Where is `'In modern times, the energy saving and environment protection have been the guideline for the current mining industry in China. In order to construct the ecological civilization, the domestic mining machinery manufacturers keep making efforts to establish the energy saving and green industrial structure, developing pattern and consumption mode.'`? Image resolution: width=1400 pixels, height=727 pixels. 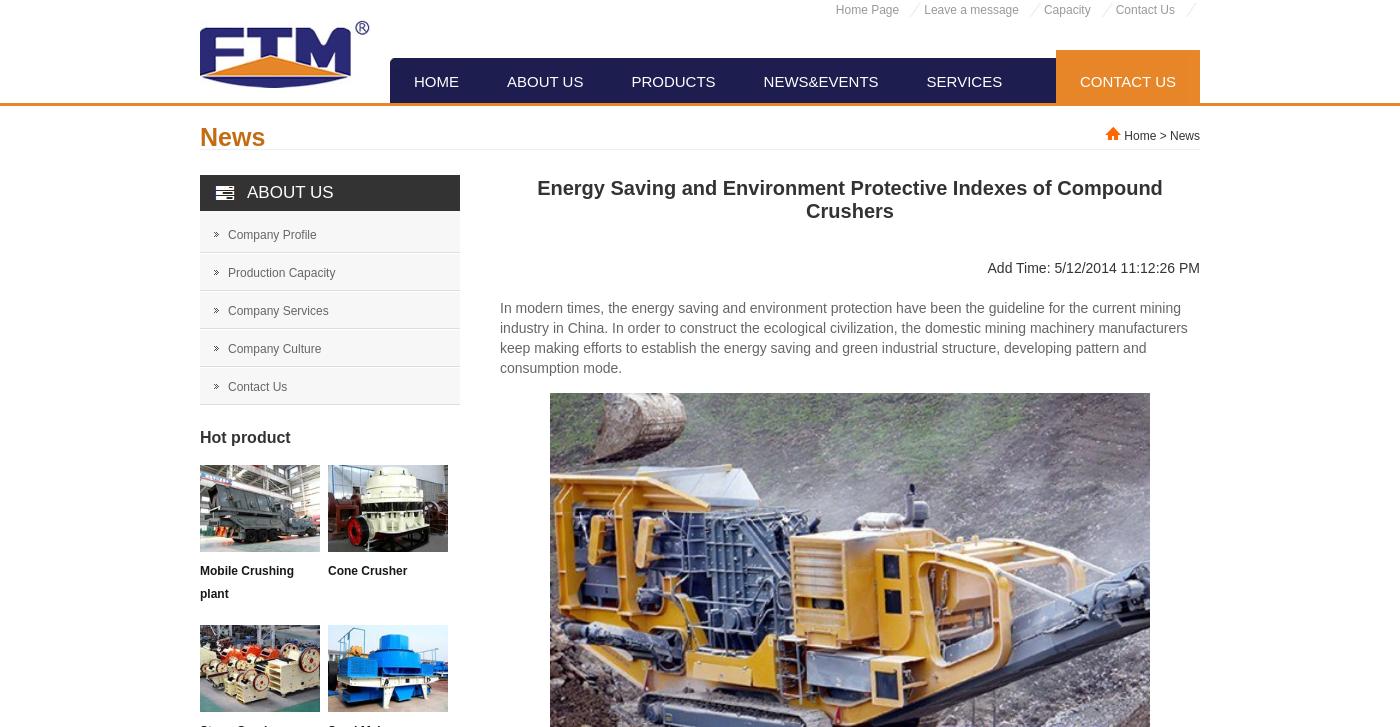 'In modern times, the energy saving and environment protection have been the guideline for the current mining industry in China. In order to construct the ecological civilization, the domestic mining machinery manufacturers keep making efforts to establish the energy saving and green industrial structure, developing pattern and consumption mode.' is located at coordinates (842, 337).